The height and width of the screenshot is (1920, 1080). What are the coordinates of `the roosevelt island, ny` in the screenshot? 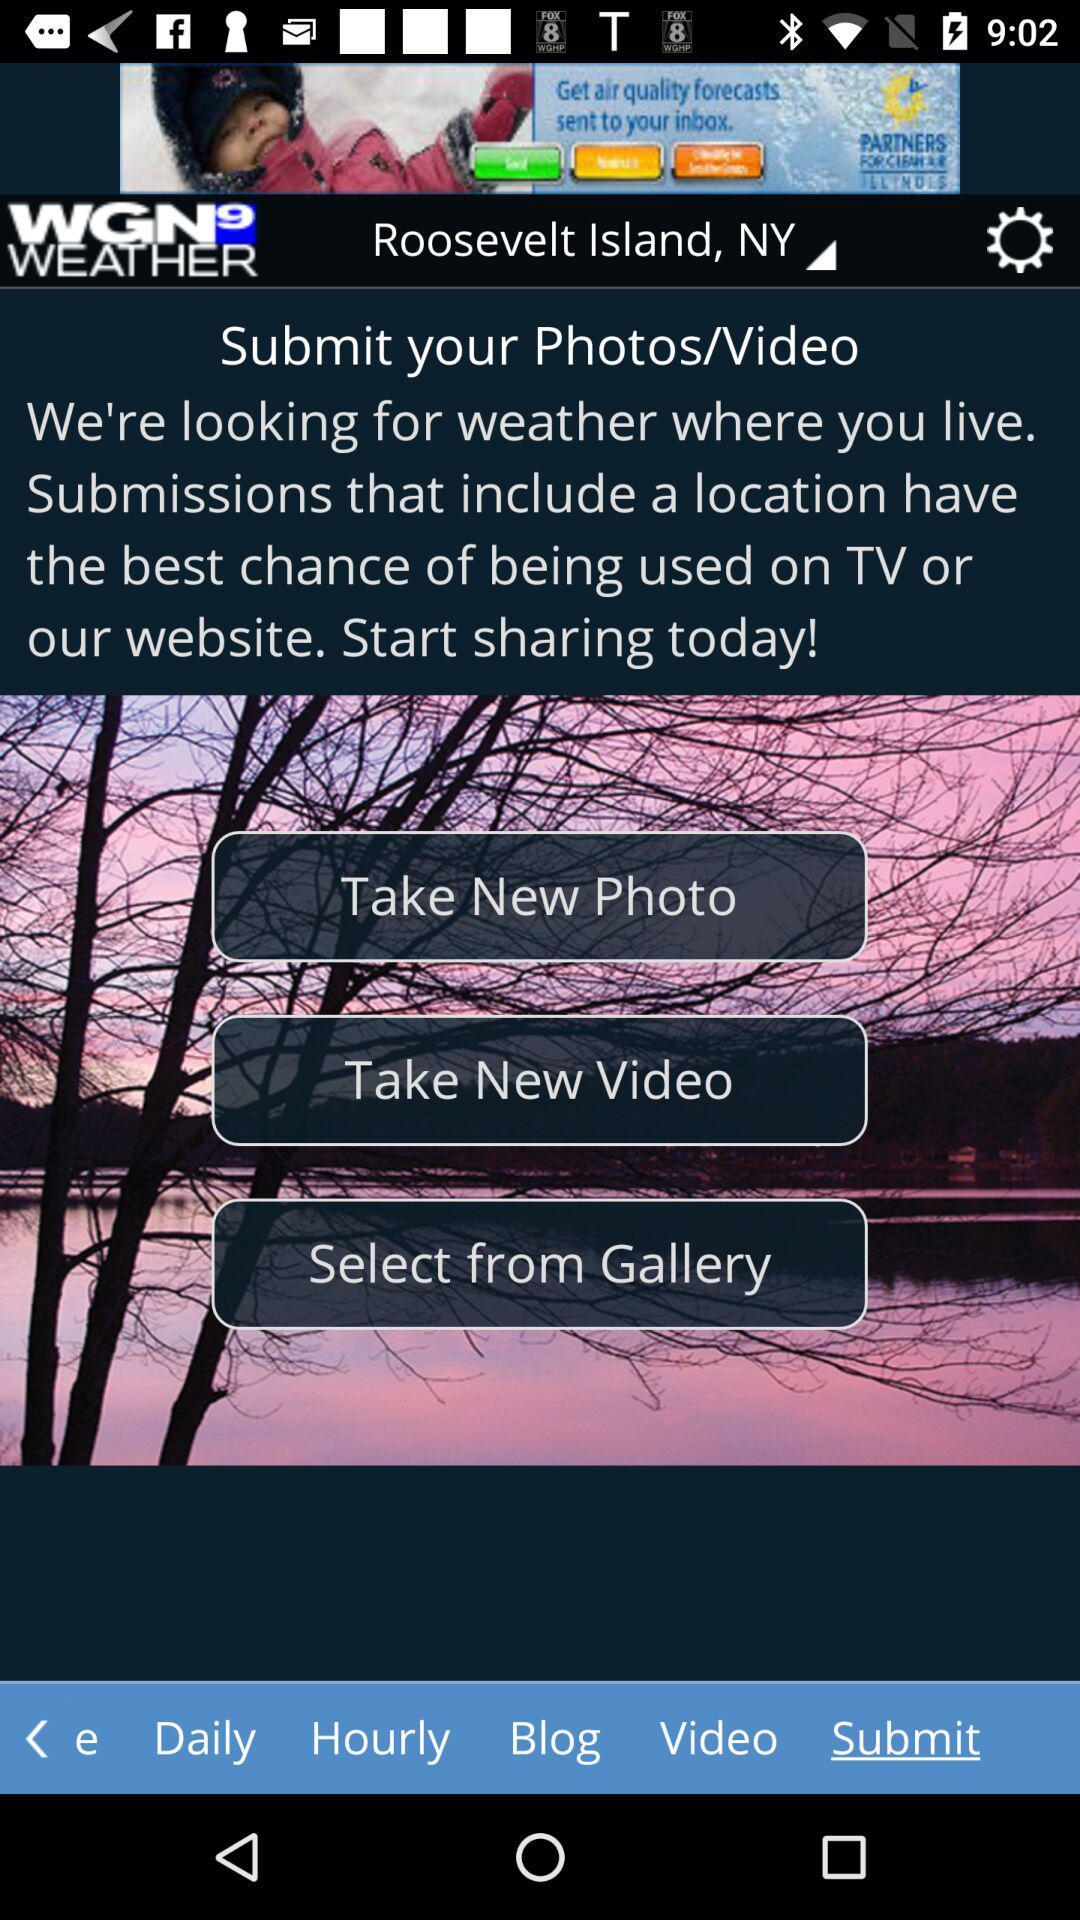 It's located at (617, 240).